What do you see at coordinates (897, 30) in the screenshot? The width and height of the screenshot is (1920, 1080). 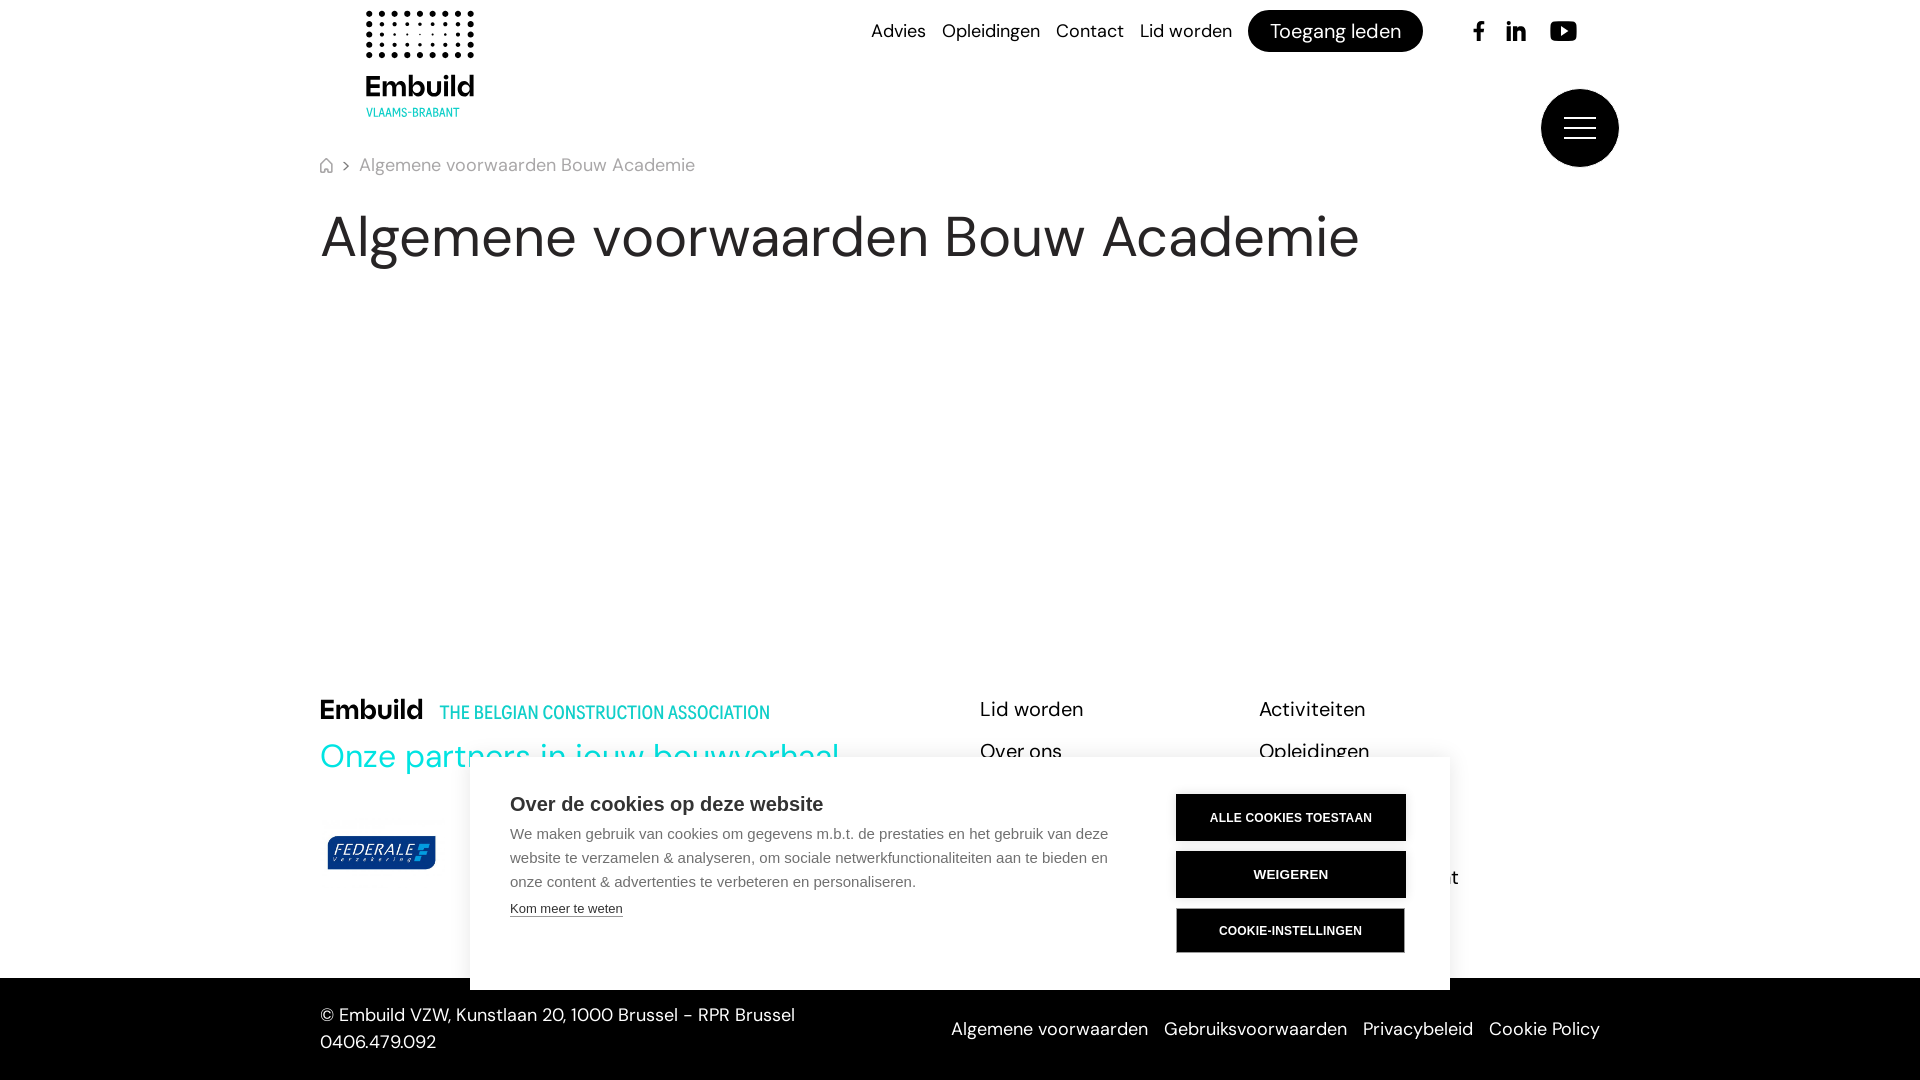 I see `'Advies'` at bounding box center [897, 30].